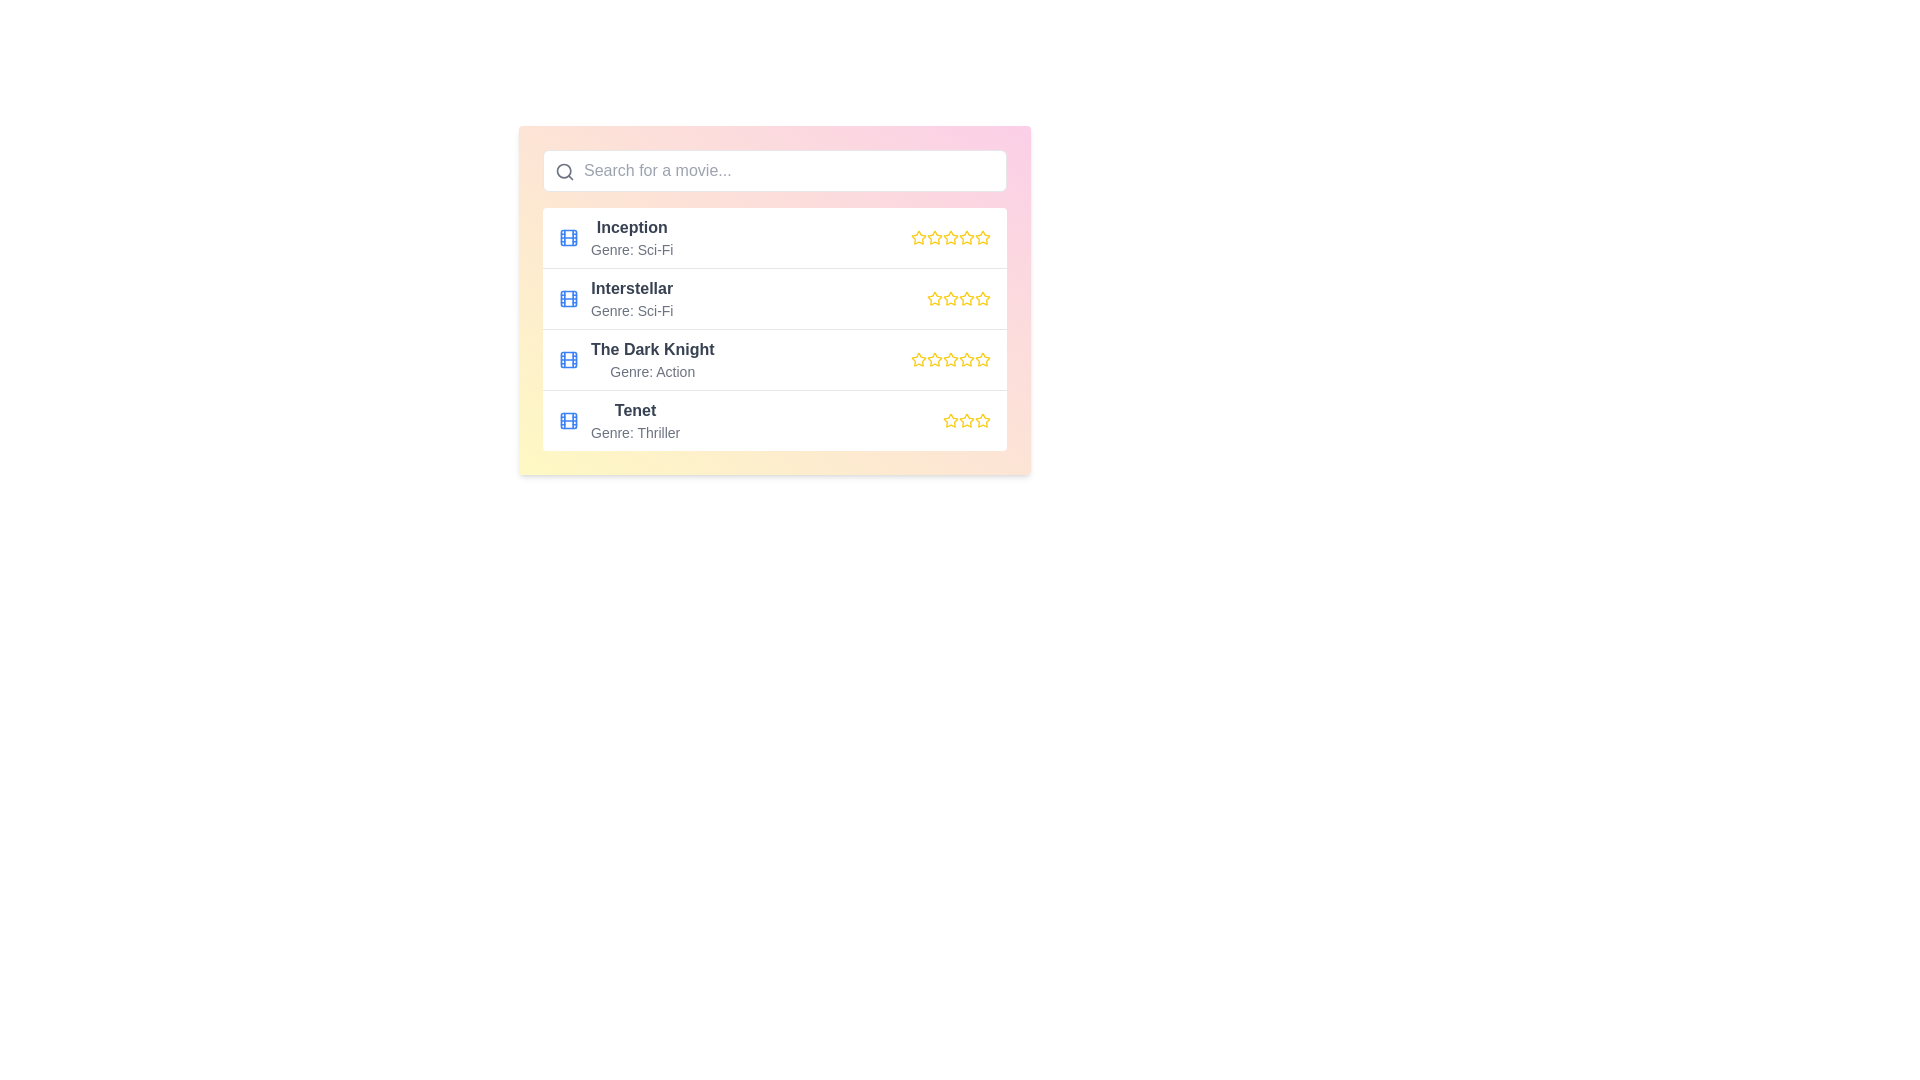 This screenshot has height=1080, width=1920. What do you see at coordinates (949, 237) in the screenshot?
I see `the third rating star icon in a row of five stars next to the text 'Inception' under the 'Genre: Sci-Fi' section` at bounding box center [949, 237].